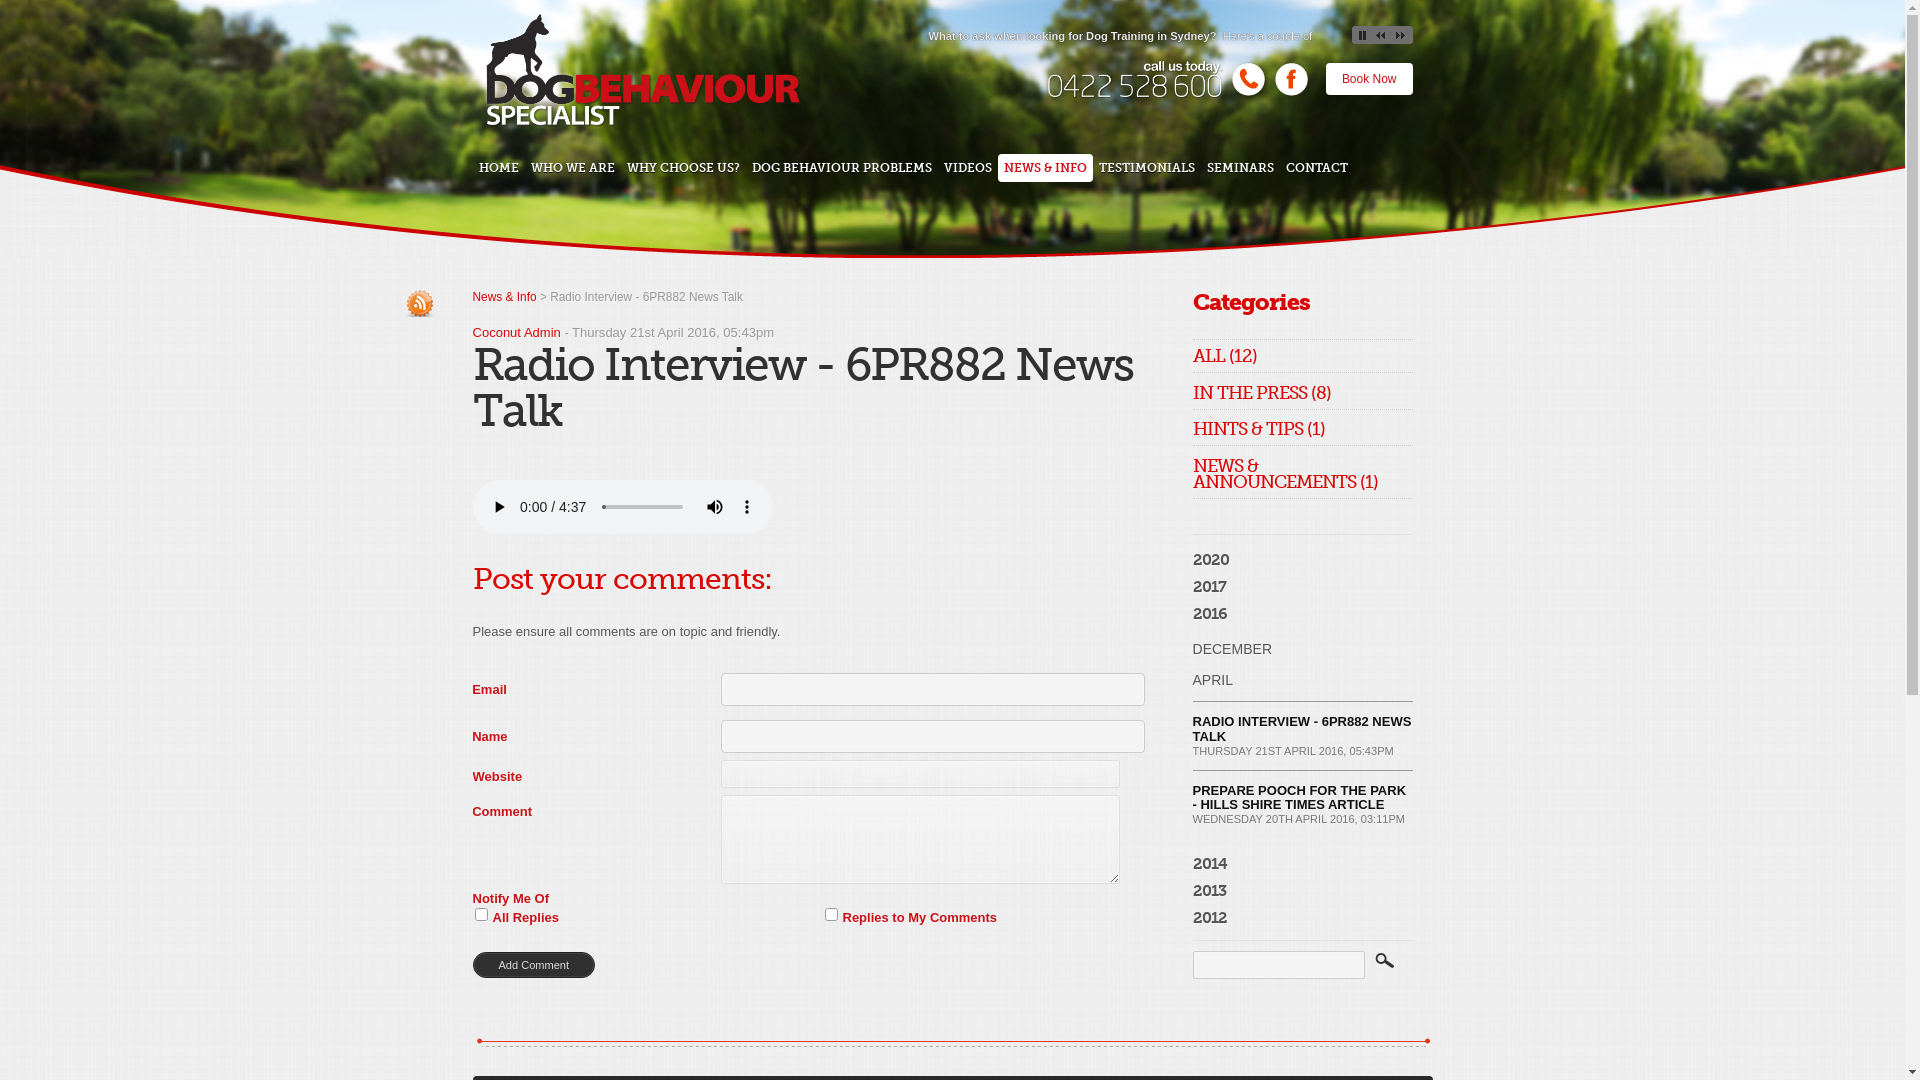 The image size is (1920, 1080). Describe the element at coordinates (1271, 93) in the screenshot. I see `'Facebook'` at that location.